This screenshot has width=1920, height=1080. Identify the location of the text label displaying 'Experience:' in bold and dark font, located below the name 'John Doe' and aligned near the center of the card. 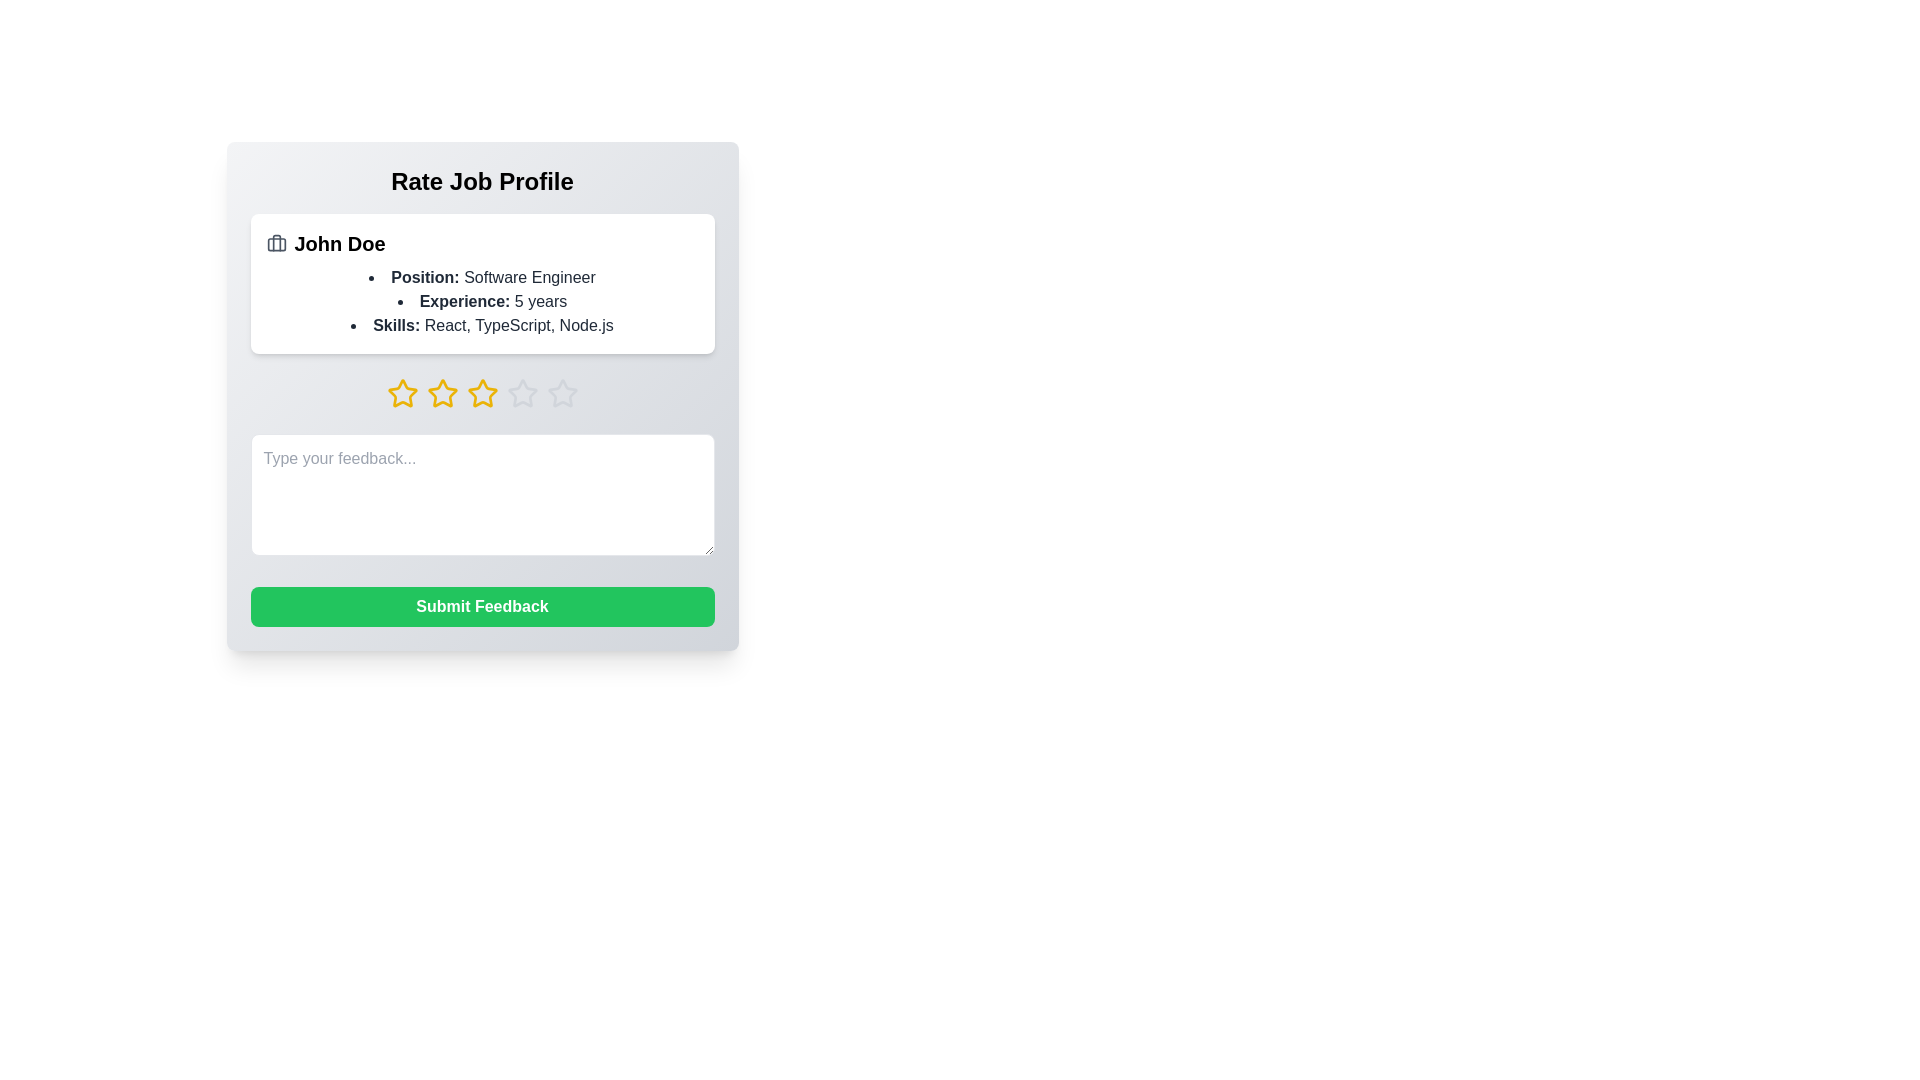
(464, 301).